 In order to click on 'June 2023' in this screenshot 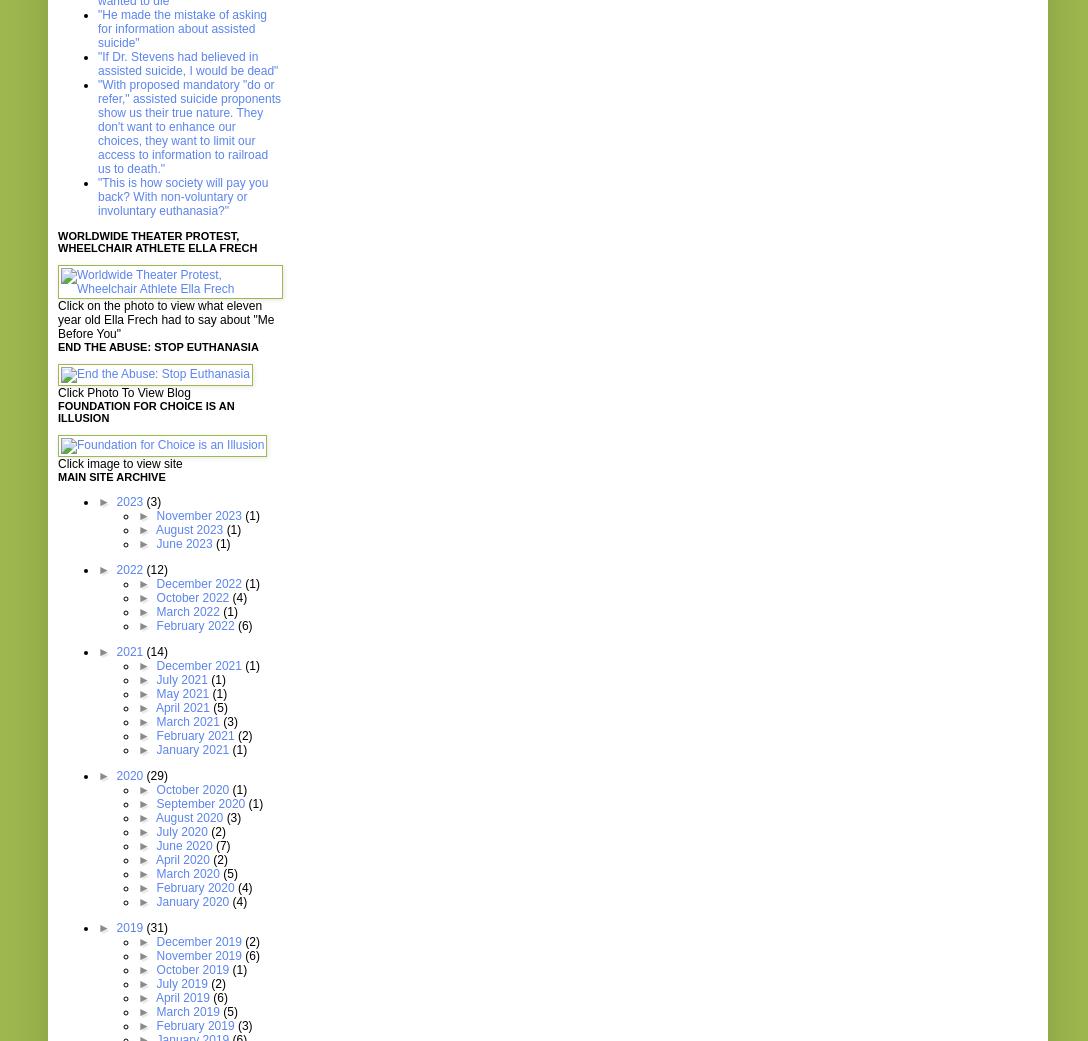, I will do `click(184, 544)`.